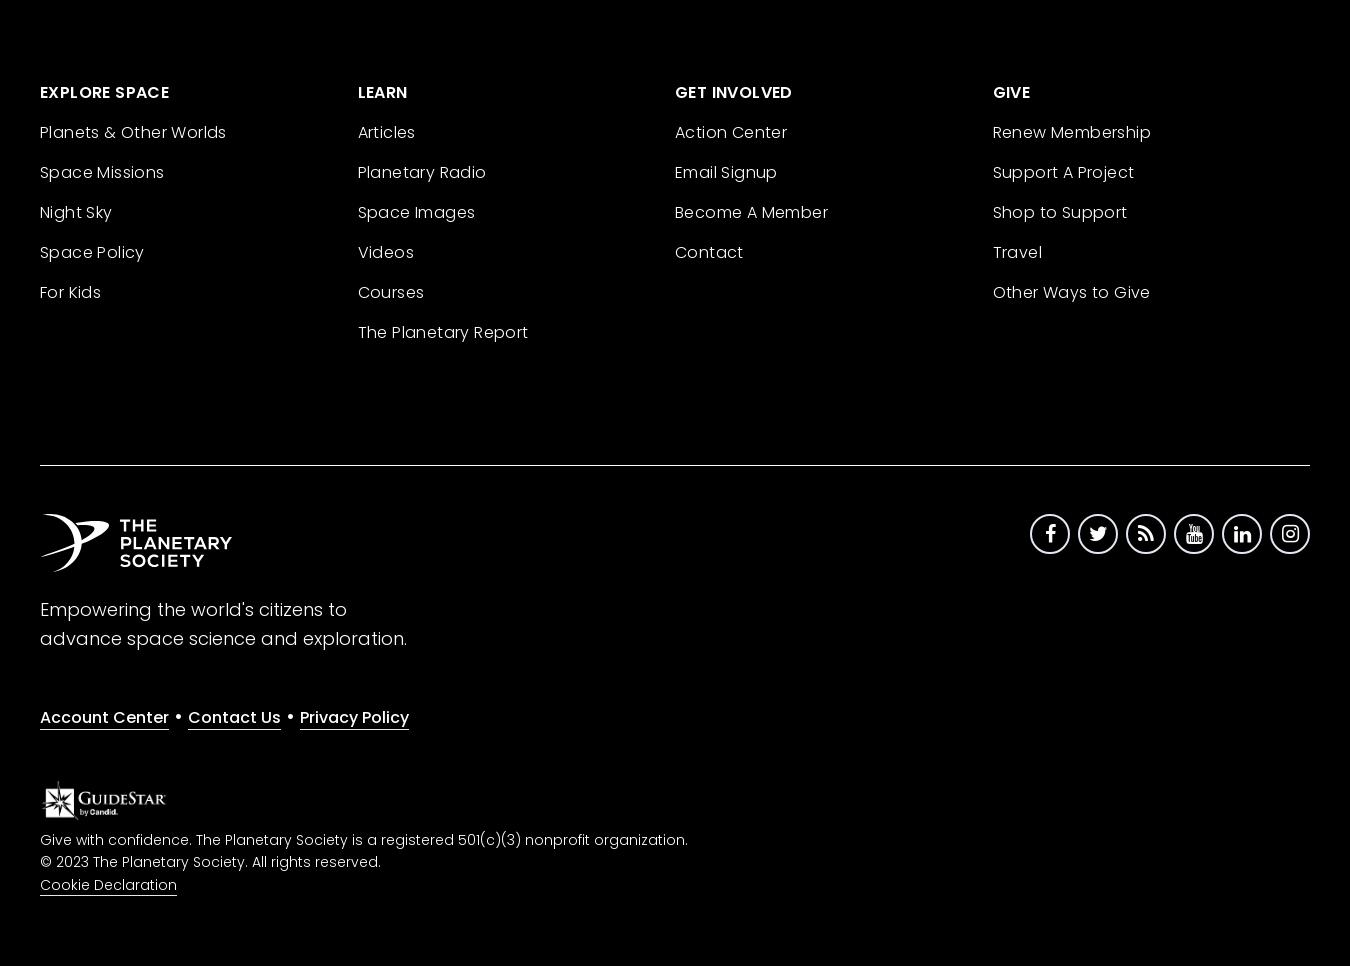 This screenshot has height=966, width=1350. Describe the element at coordinates (385, 251) in the screenshot. I see `'Videos'` at that location.